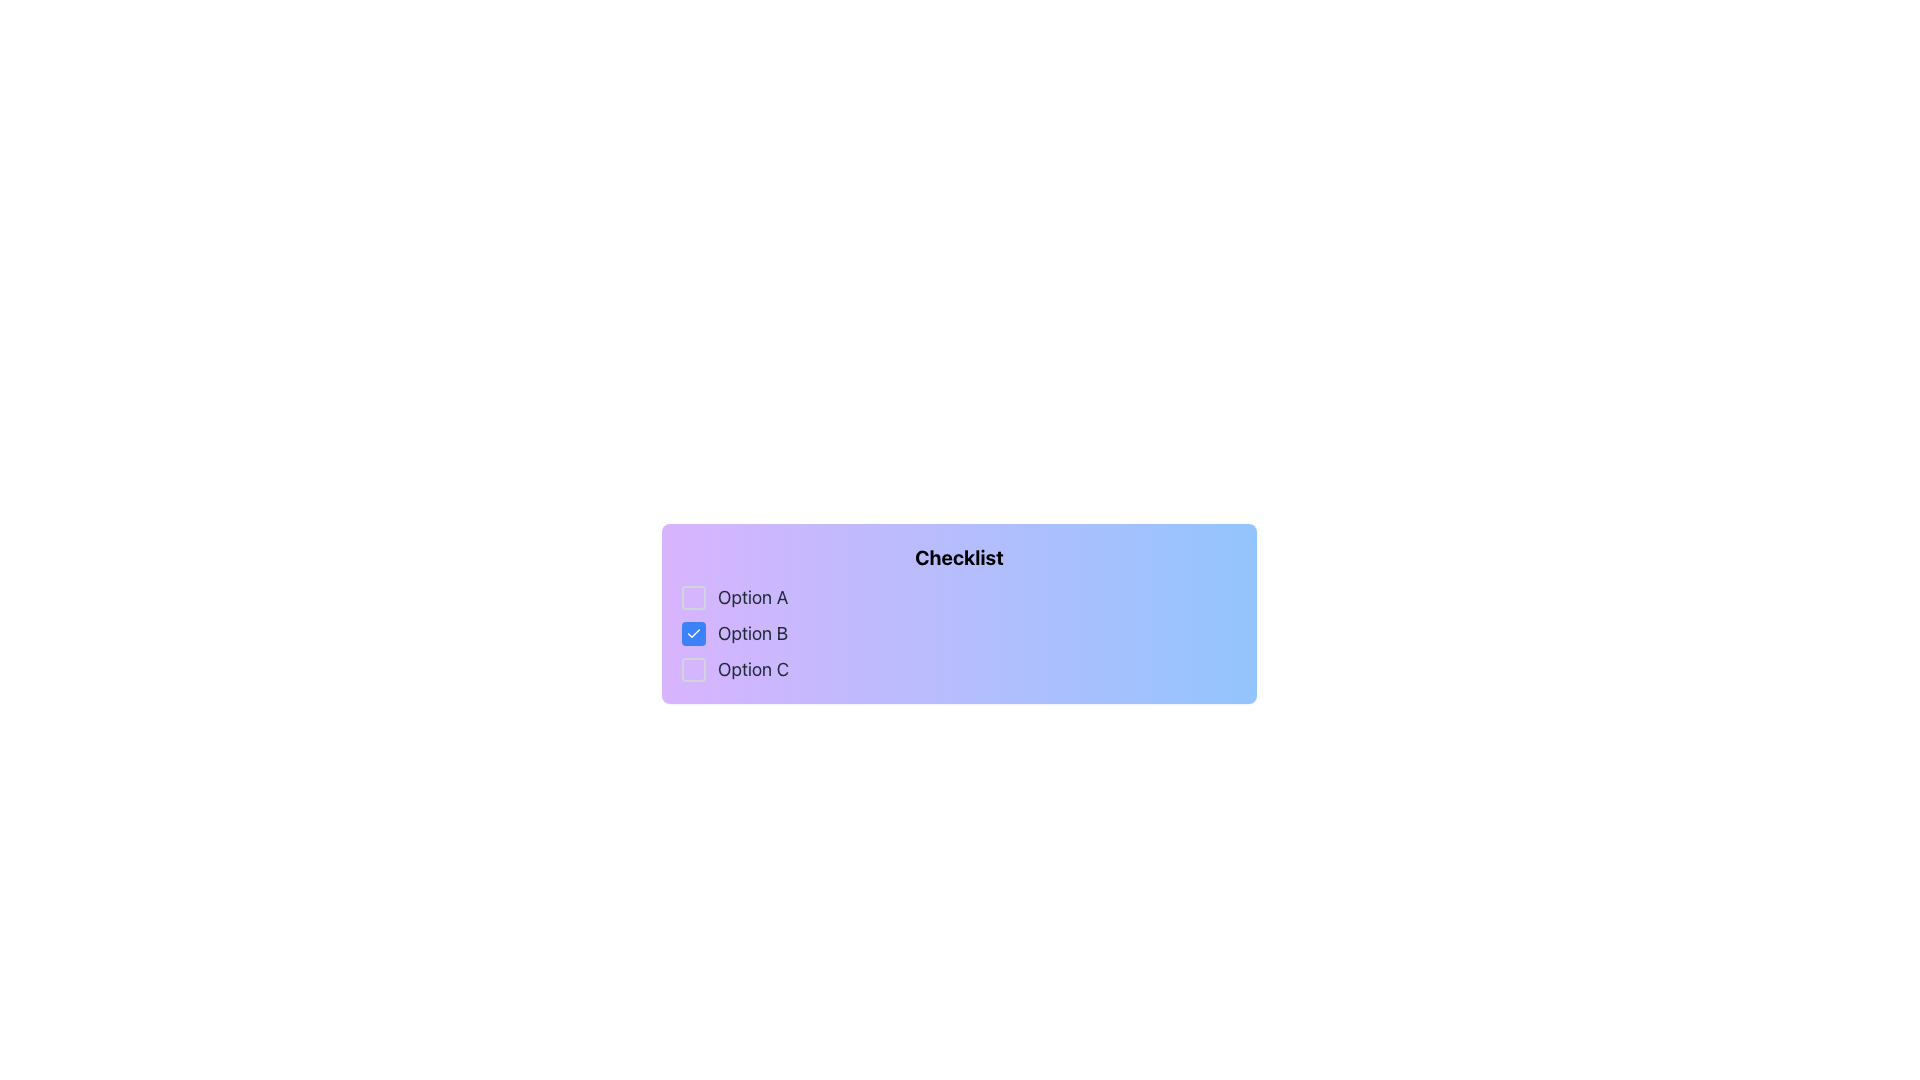  What do you see at coordinates (958, 633) in the screenshot?
I see `the Checklist element, which contains checkboxes for 'Option A', 'Option B', and 'Option C', from its current position` at bounding box center [958, 633].